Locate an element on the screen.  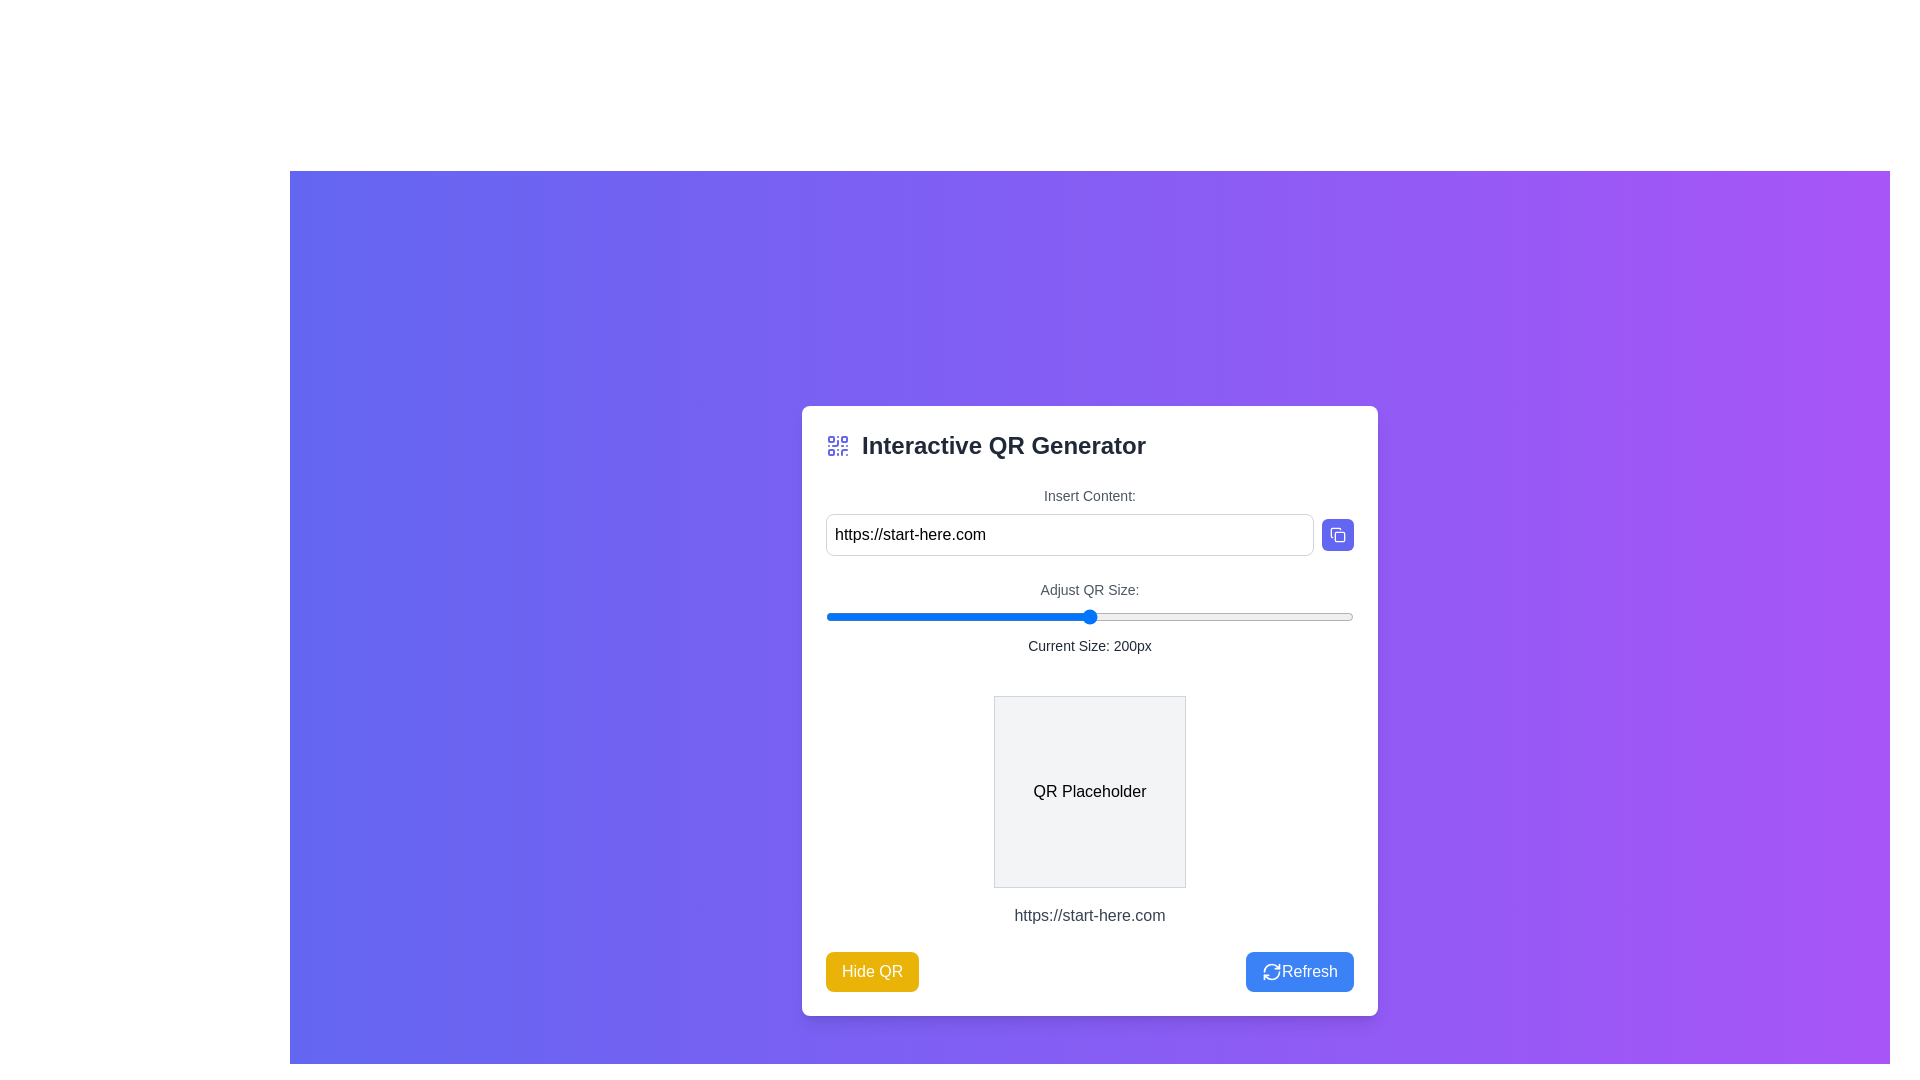
the text-based header or title for the QR generator interface is located at coordinates (1088, 445).